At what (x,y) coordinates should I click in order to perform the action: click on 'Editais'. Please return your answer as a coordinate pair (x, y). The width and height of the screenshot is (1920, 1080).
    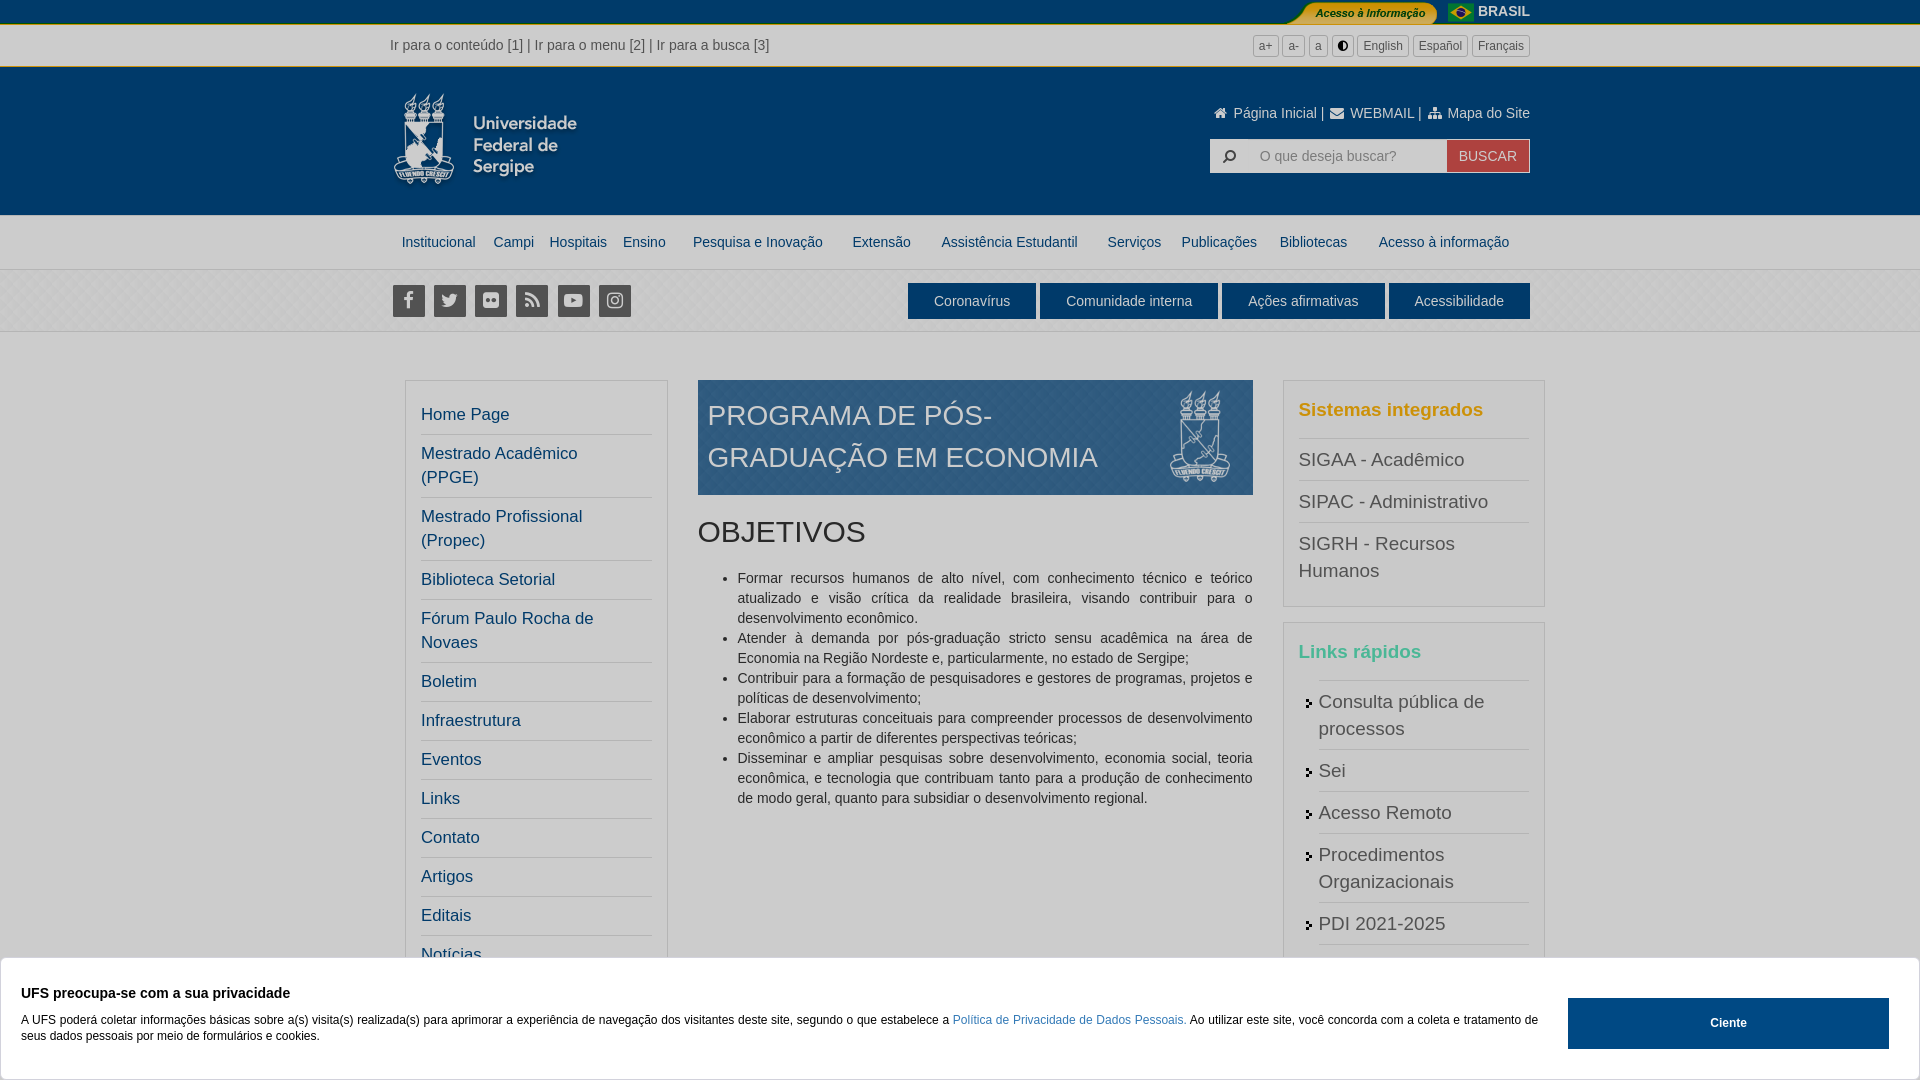
    Looking at the image, I should click on (420, 915).